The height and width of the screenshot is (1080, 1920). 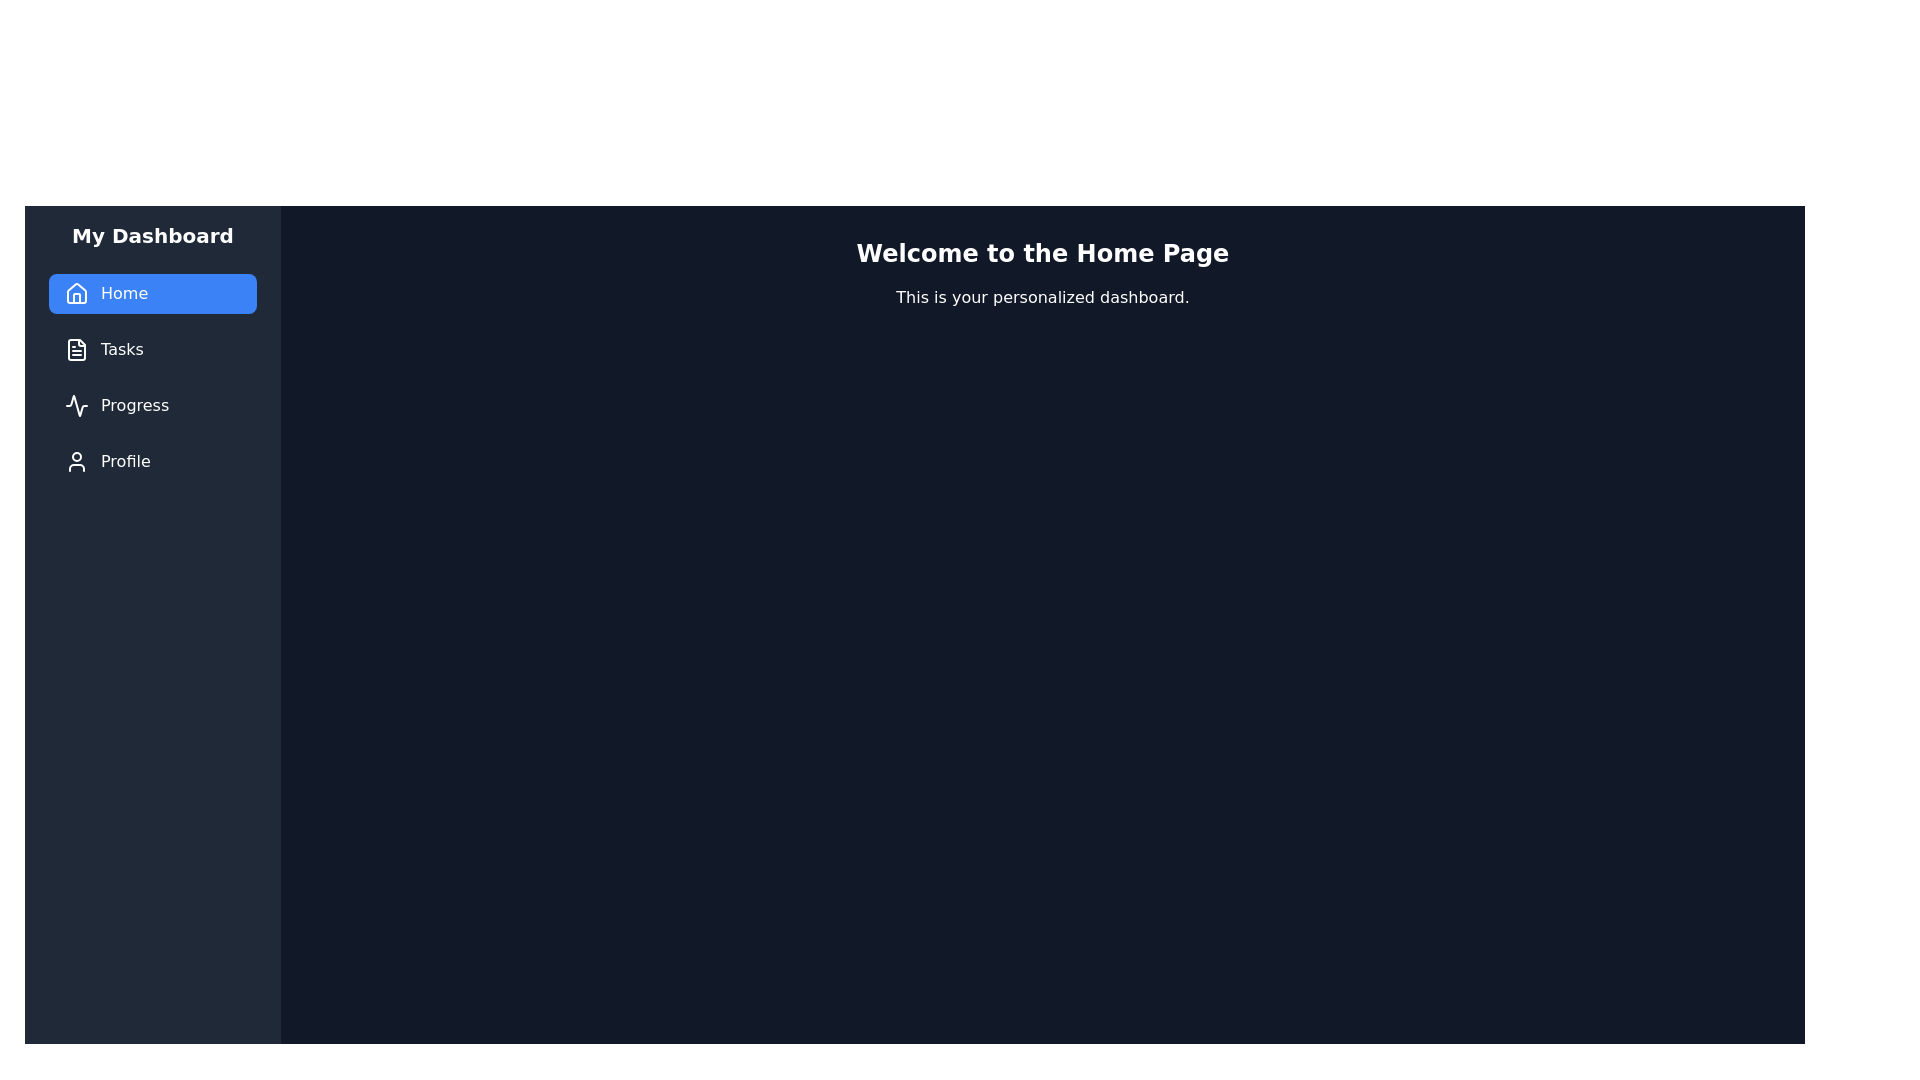 I want to click on the 'Progress' icon located in the sidebar navigation menu, positioned between 'Tasks' above and 'Profile' below, by moving the cursor to this element's center point, so click(x=76, y=405).